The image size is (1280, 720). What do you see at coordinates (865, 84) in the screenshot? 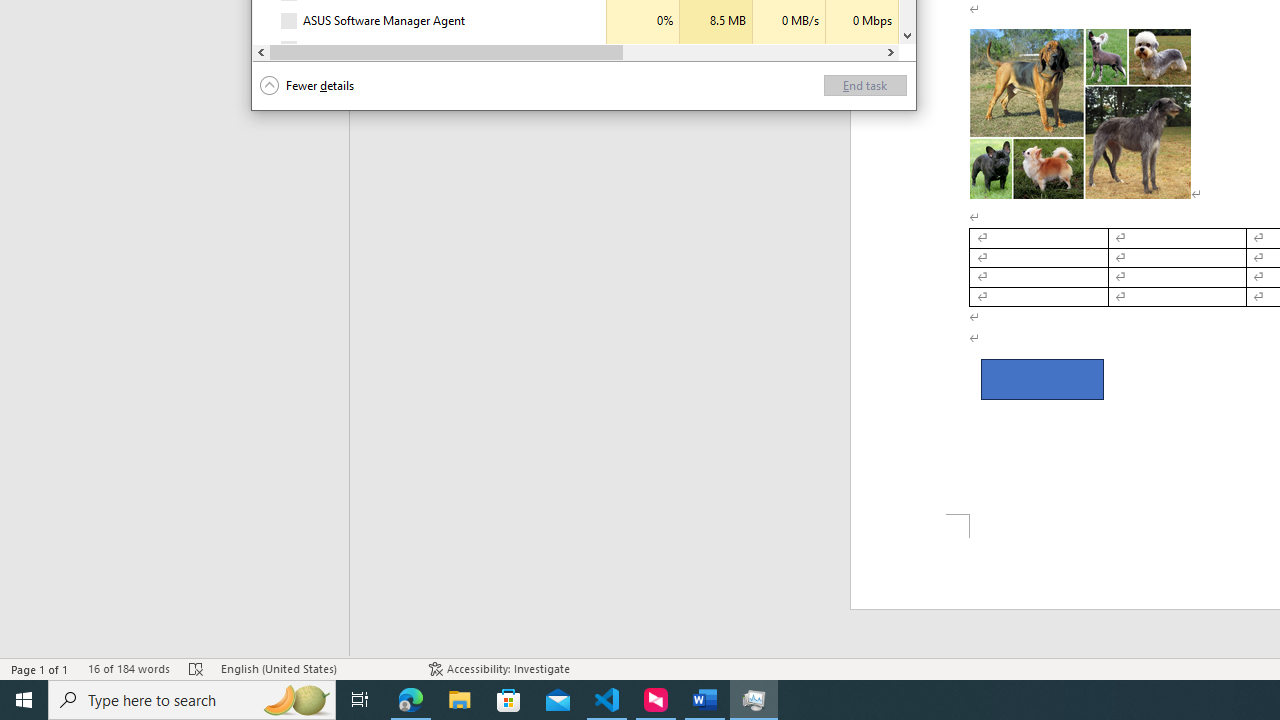
I see `'End task'` at bounding box center [865, 84].